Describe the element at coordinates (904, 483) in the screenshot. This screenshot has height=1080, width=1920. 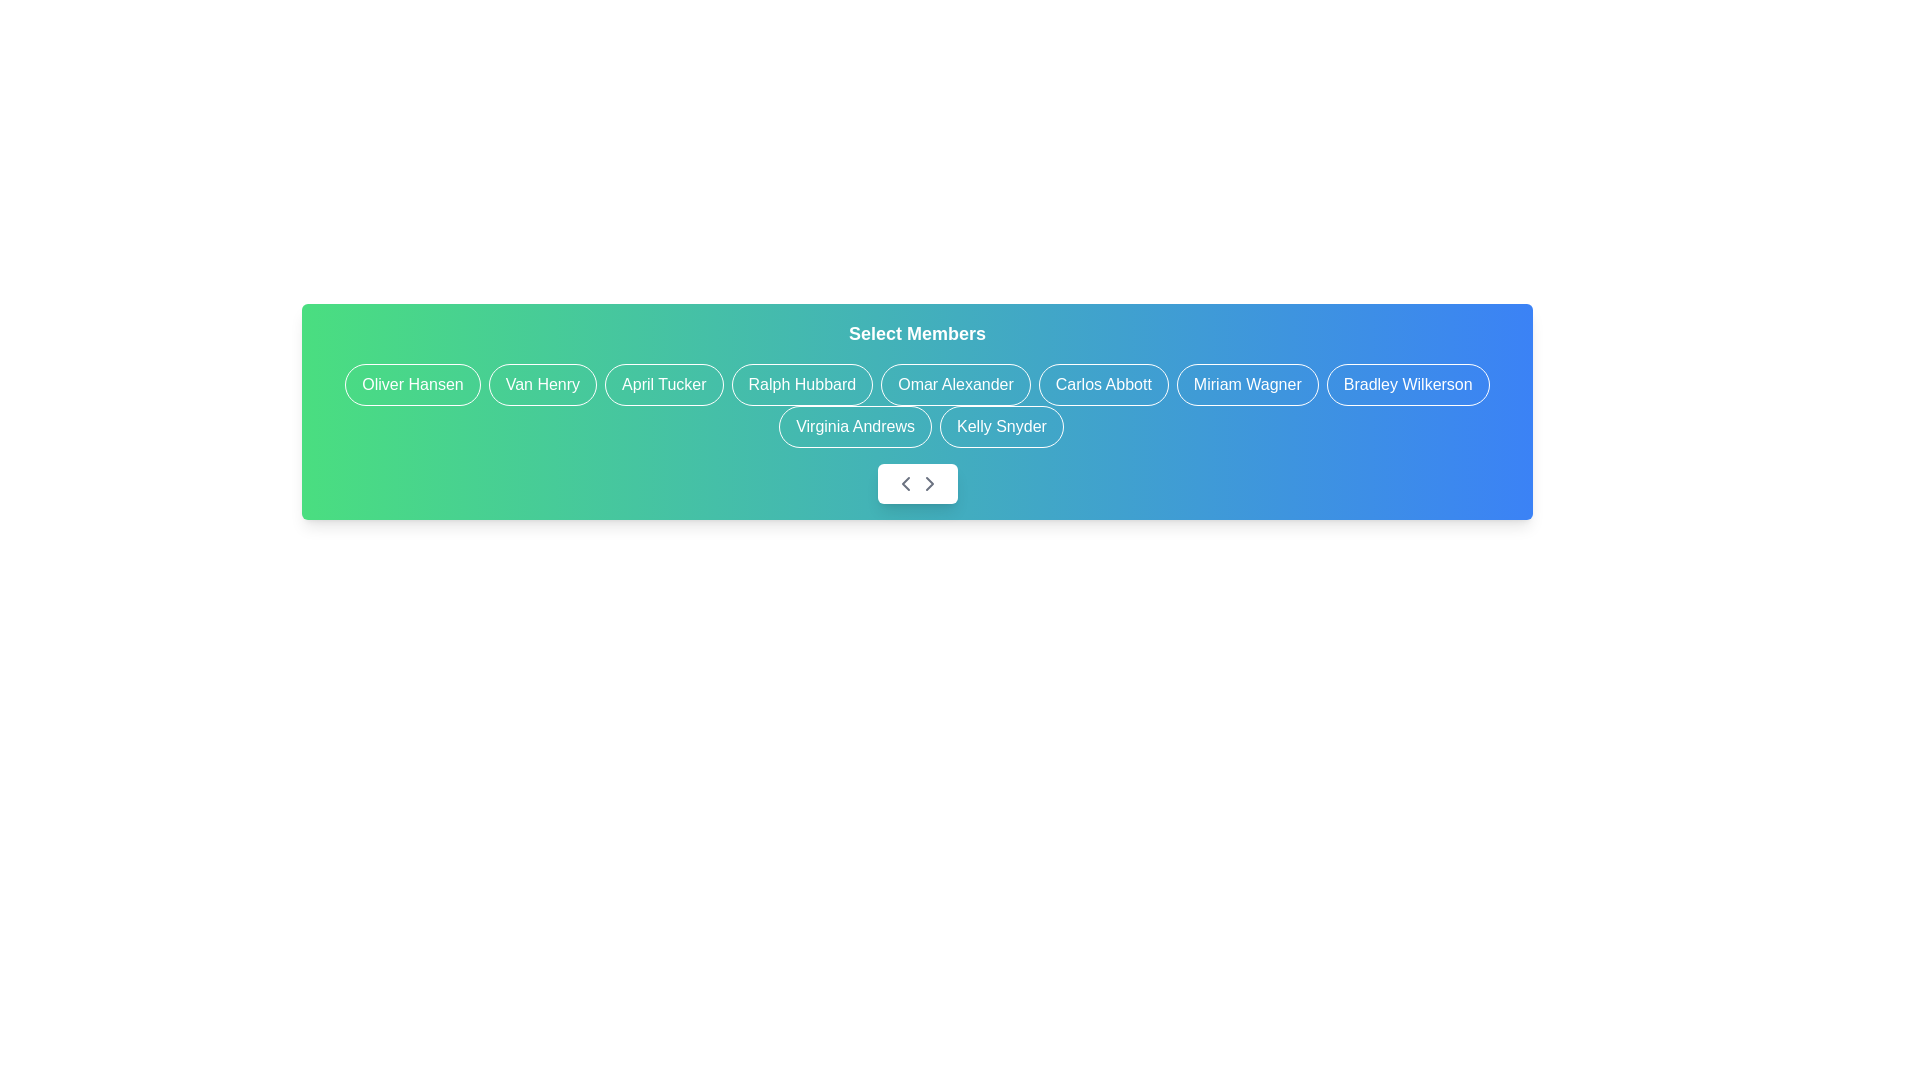
I see `the chevron-like icon indicating navigation or selection functionality to scroll or move through a list to the left` at that location.